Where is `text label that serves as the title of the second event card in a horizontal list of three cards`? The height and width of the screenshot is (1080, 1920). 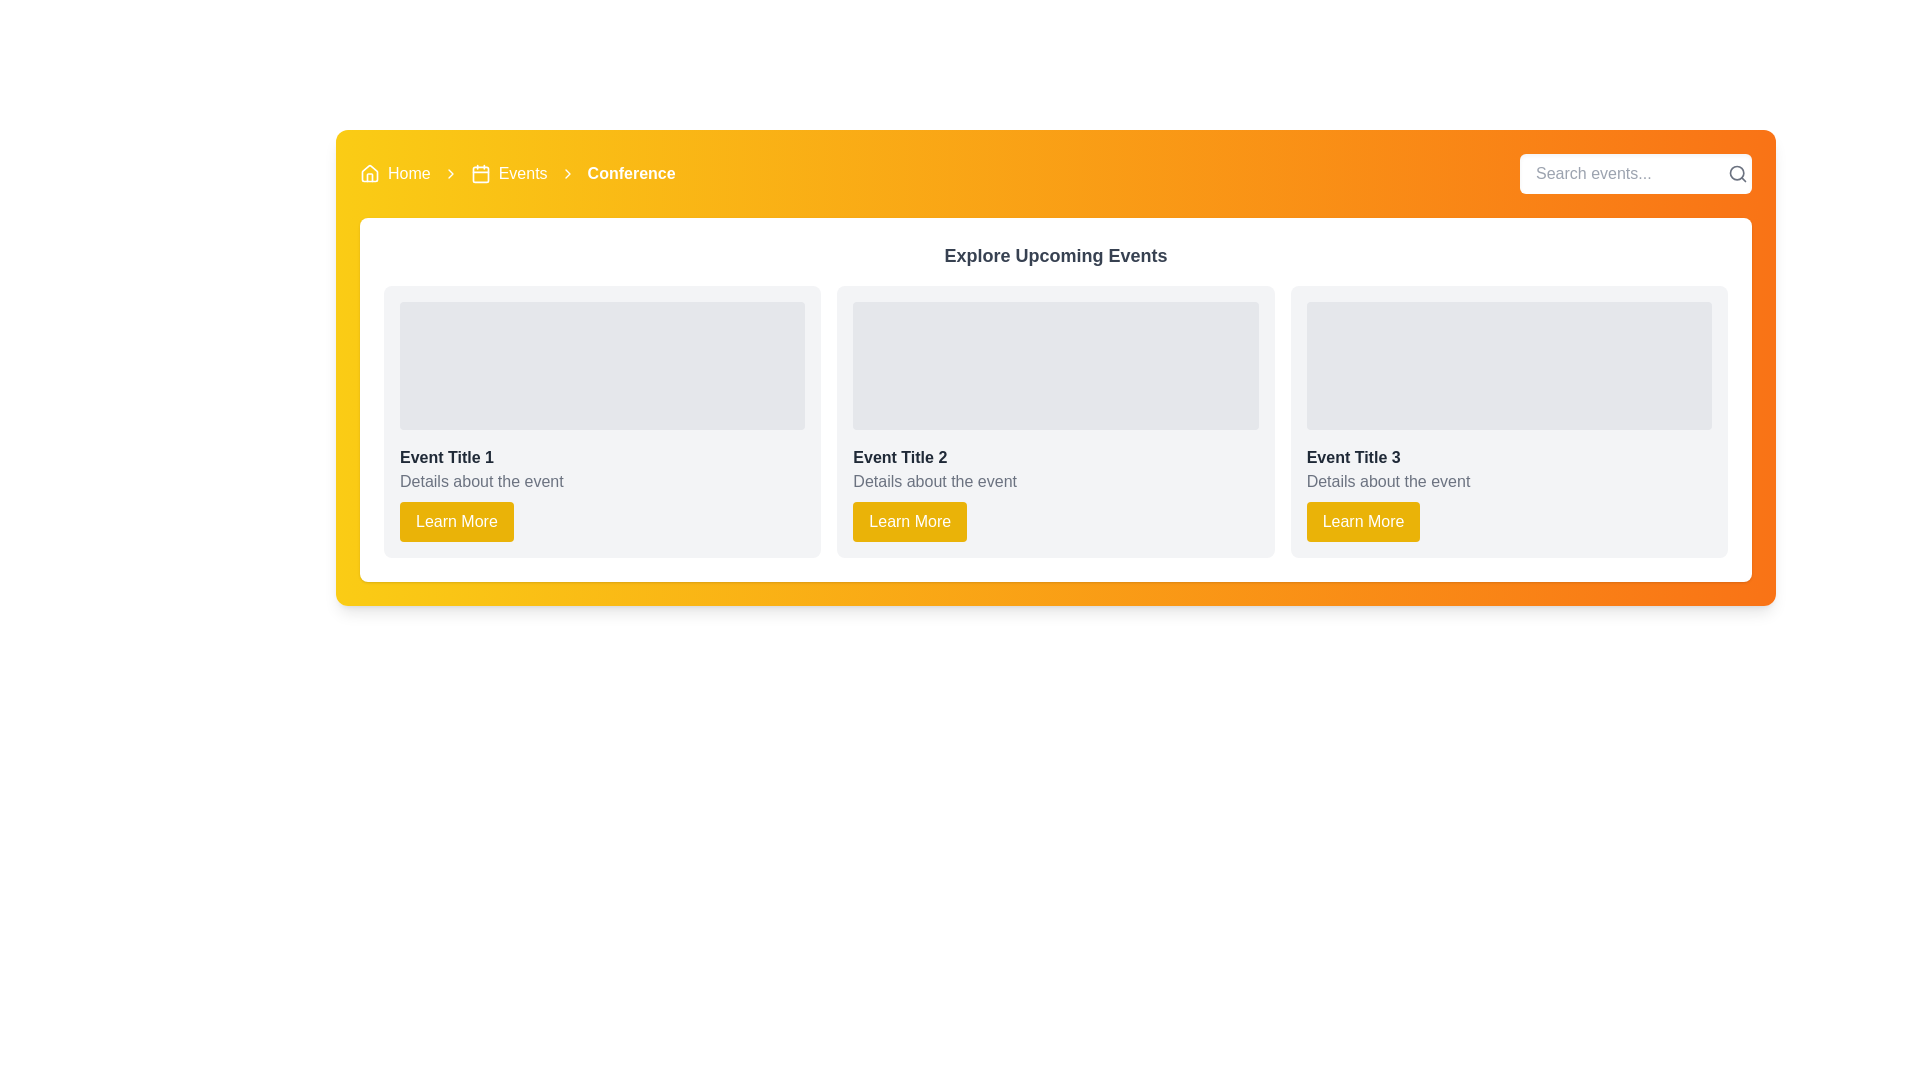
text label that serves as the title of the second event card in a horizontal list of three cards is located at coordinates (899, 458).